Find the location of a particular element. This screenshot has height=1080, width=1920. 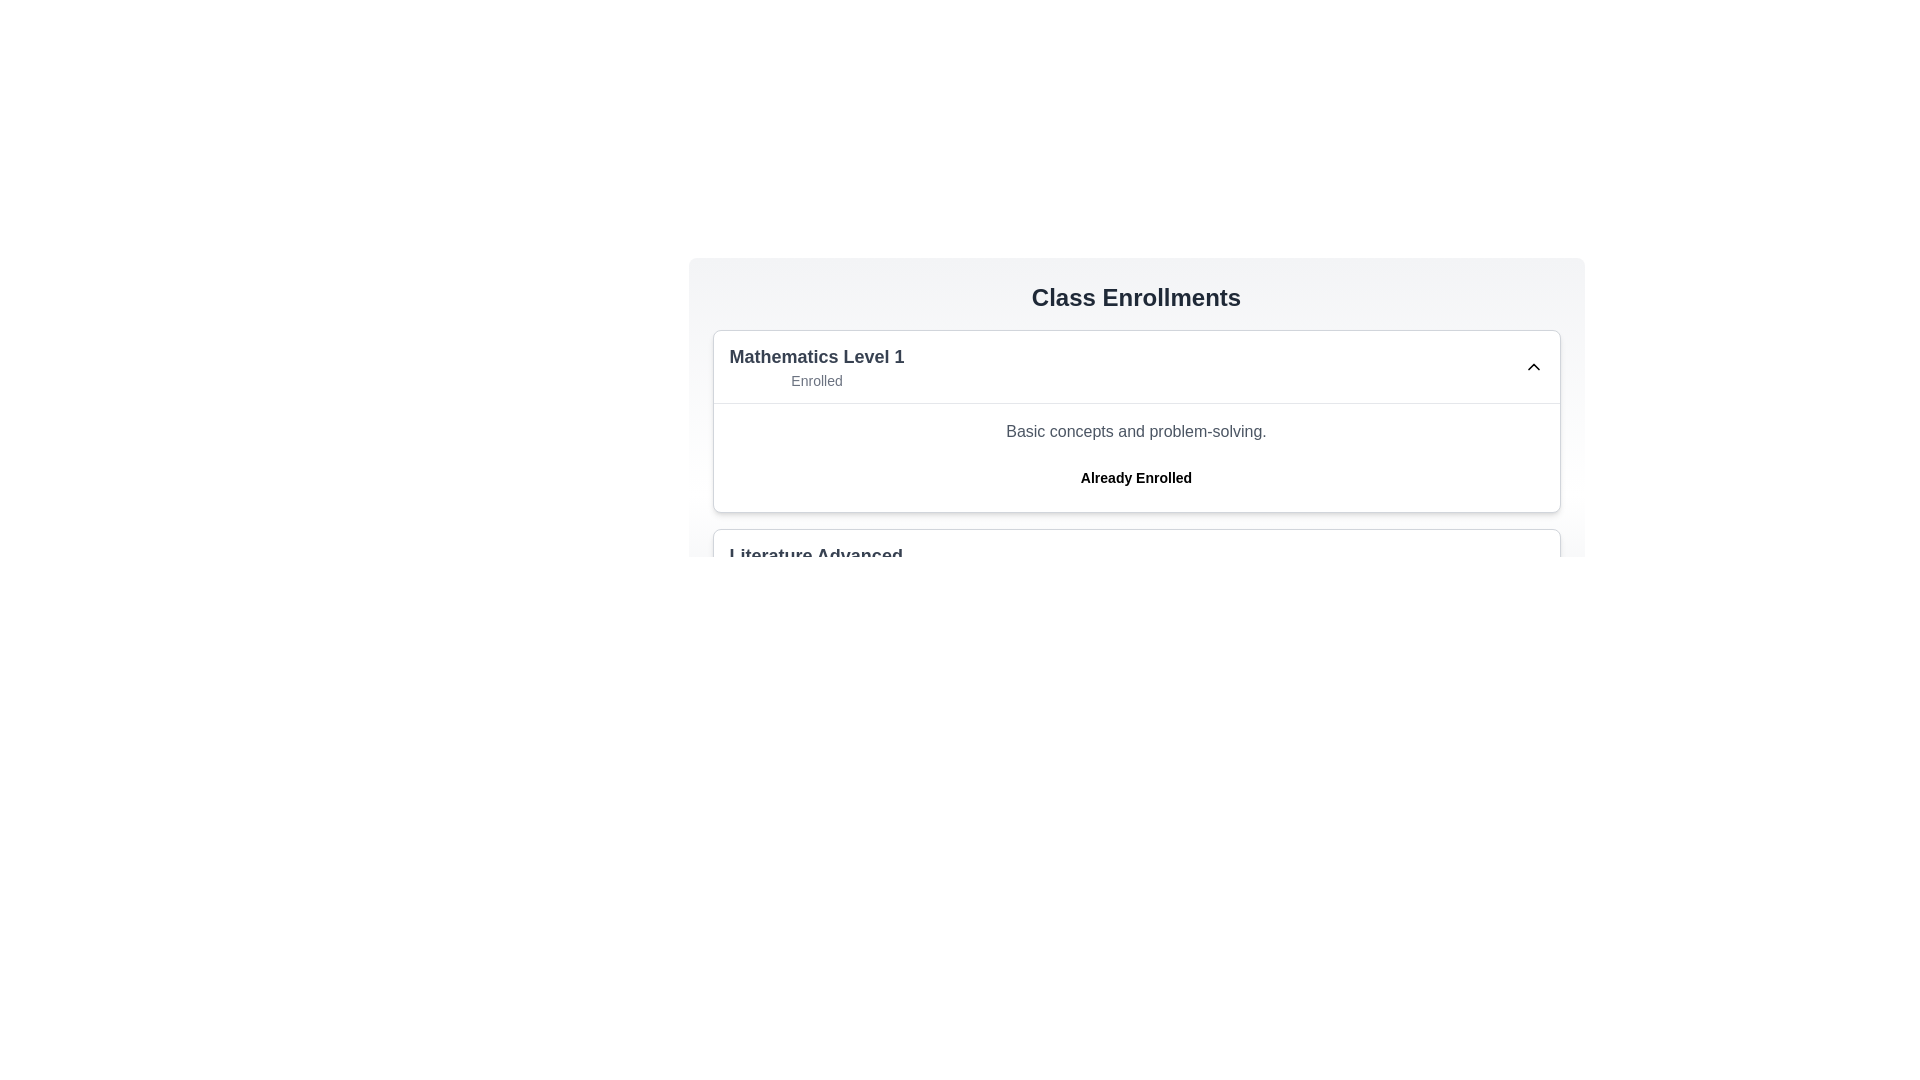

the text label reading 'Basic concepts and problem-solving.' styled in gray font, located within the 'Class Enrollments' section under 'Mathematics Level 1' is located at coordinates (1136, 431).